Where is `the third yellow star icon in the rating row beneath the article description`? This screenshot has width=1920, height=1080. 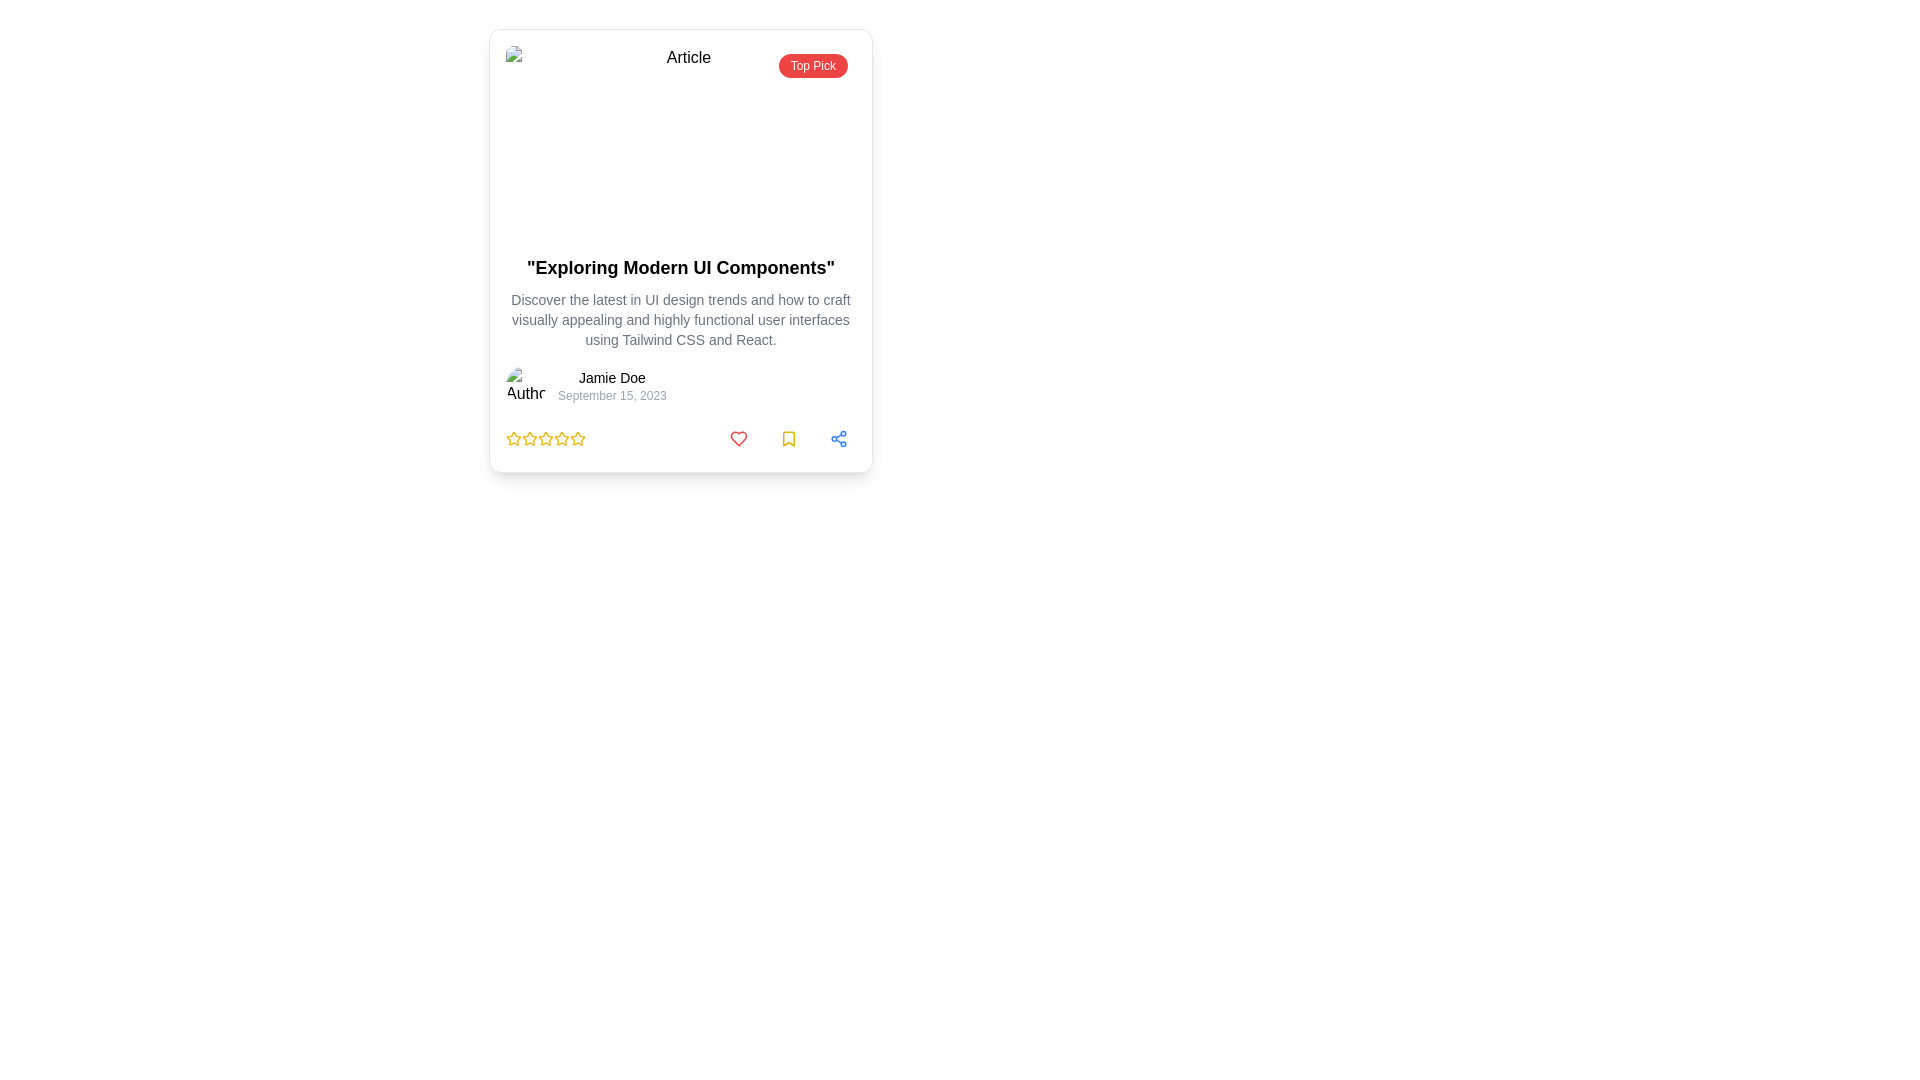 the third yellow star icon in the rating row beneath the article description is located at coordinates (546, 438).